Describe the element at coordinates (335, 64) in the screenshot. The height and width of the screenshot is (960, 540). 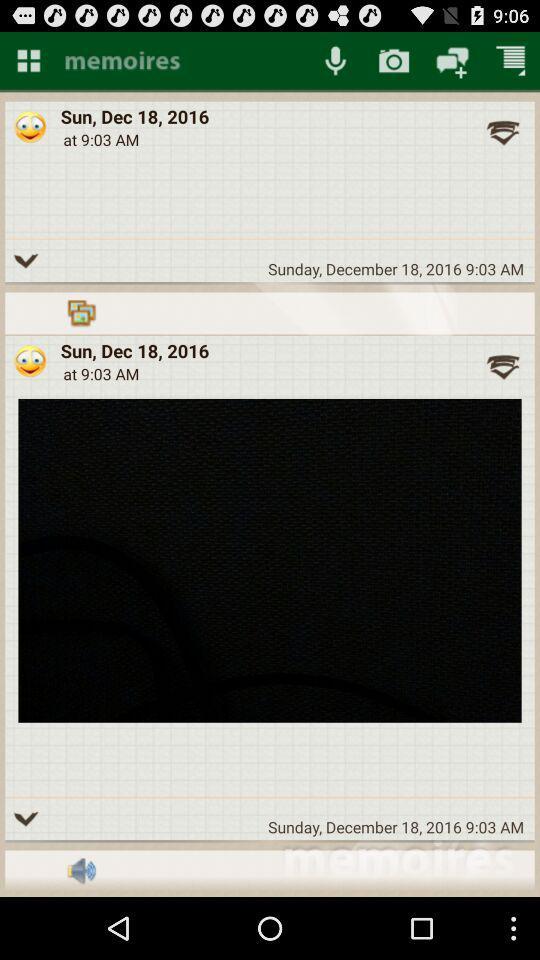
I see `the microphone icon` at that location.